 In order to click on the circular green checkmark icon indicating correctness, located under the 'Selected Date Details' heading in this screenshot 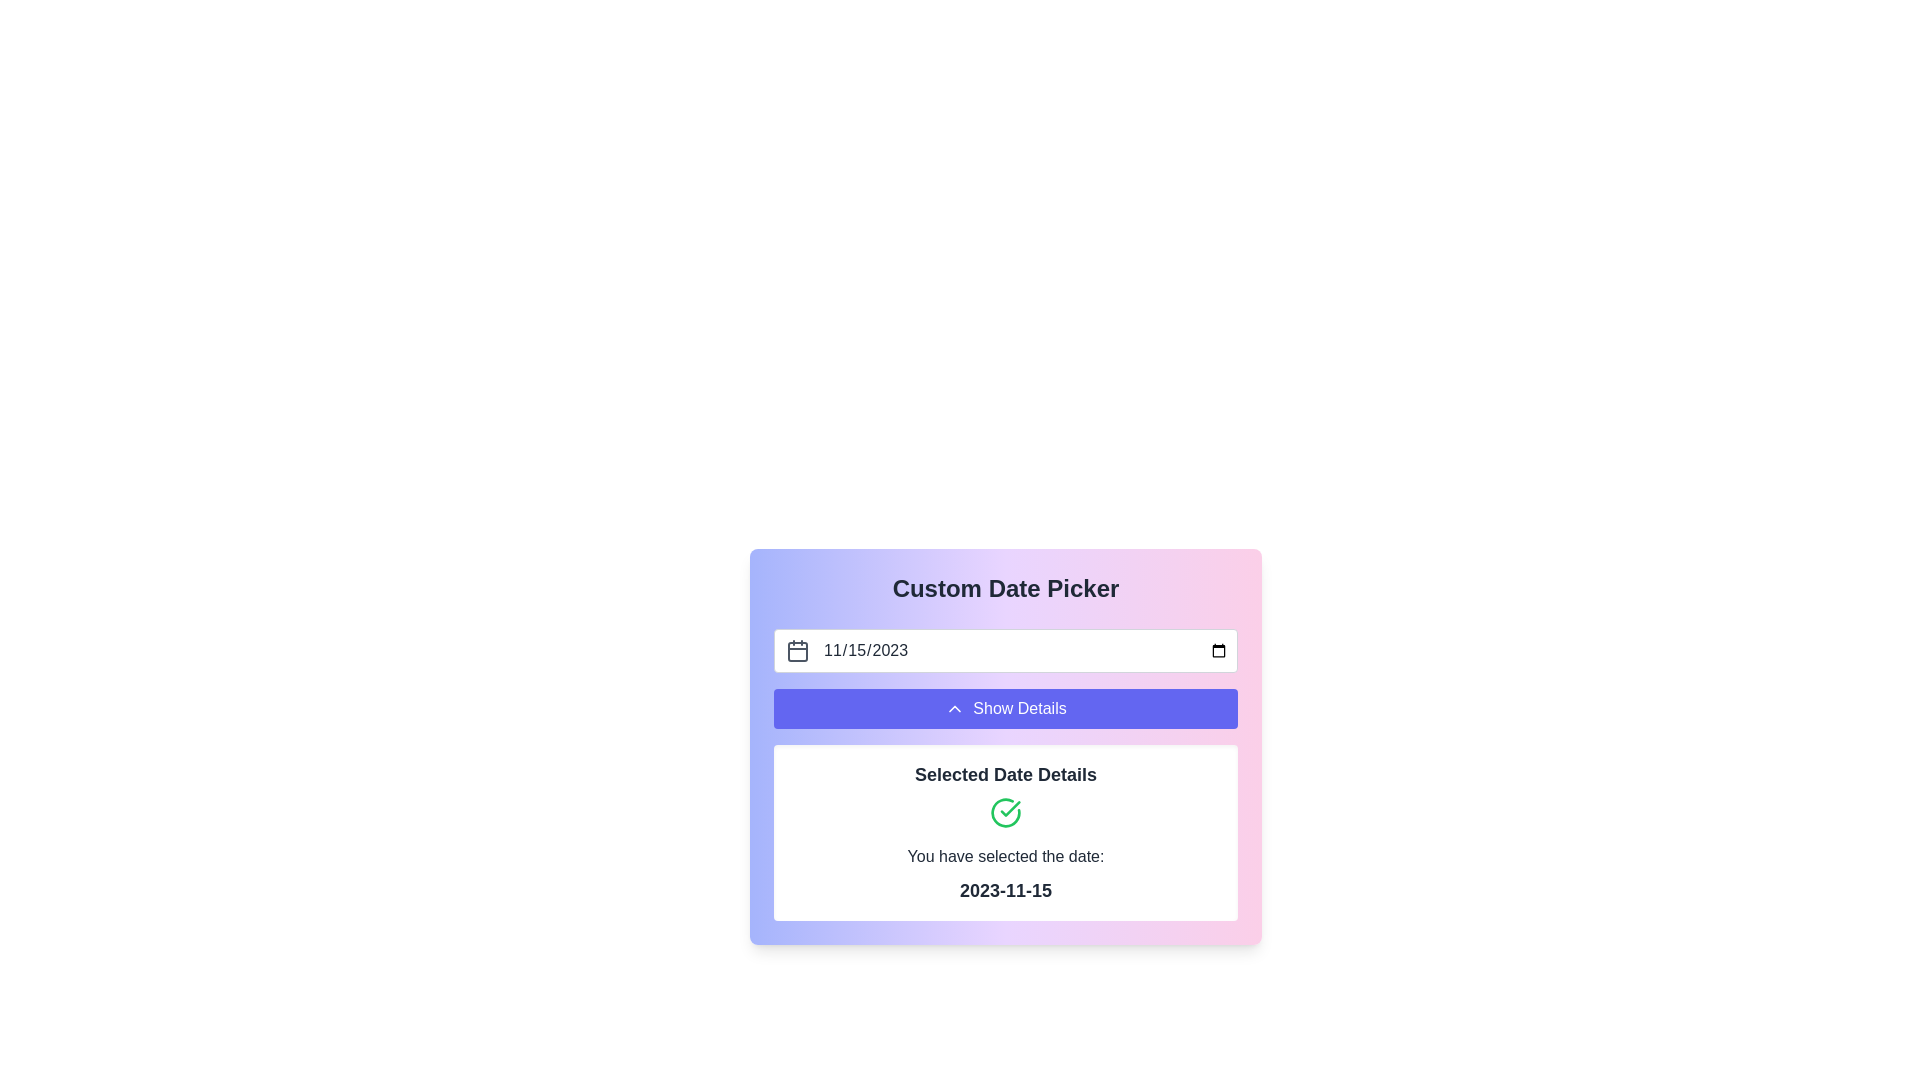, I will do `click(1006, 813)`.